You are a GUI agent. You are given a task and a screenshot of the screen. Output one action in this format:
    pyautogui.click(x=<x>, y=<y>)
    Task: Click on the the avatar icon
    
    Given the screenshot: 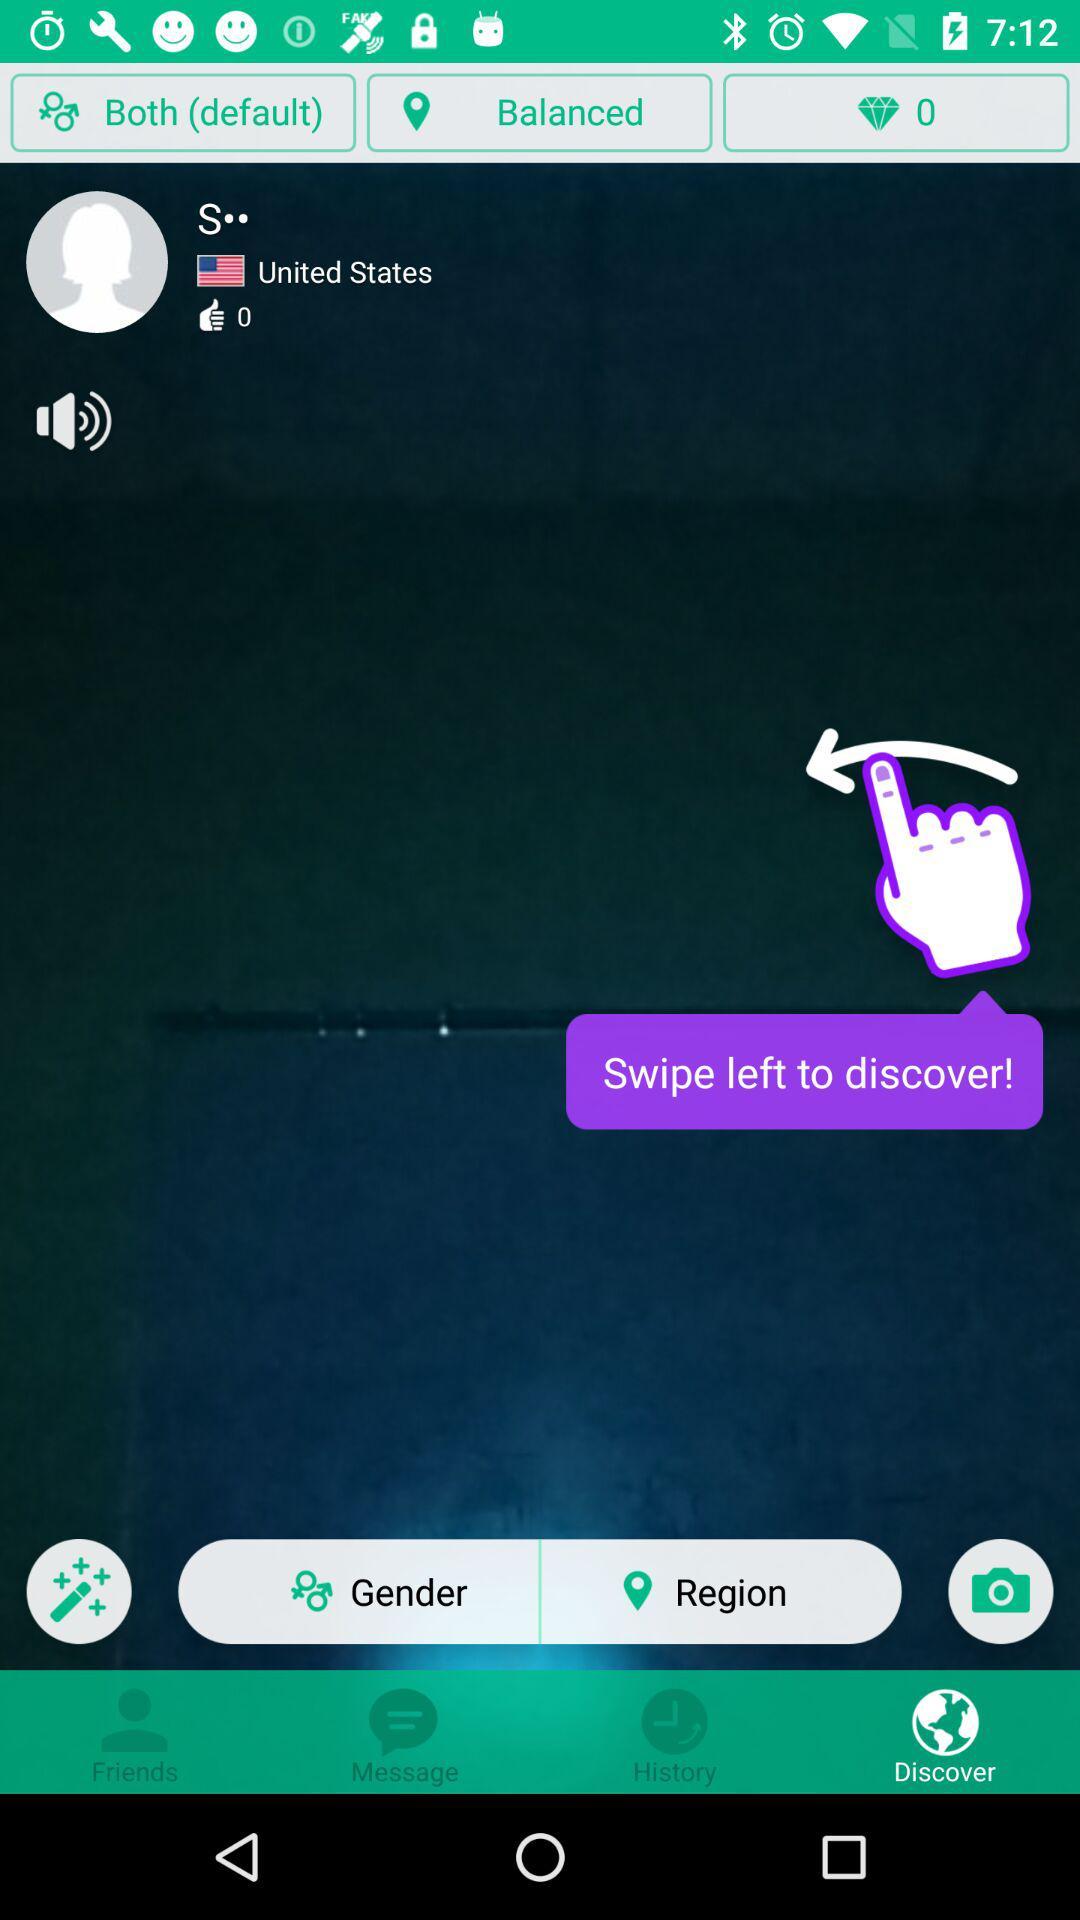 What is the action you would take?
    pyautogui.click(x=97, y=261)
    